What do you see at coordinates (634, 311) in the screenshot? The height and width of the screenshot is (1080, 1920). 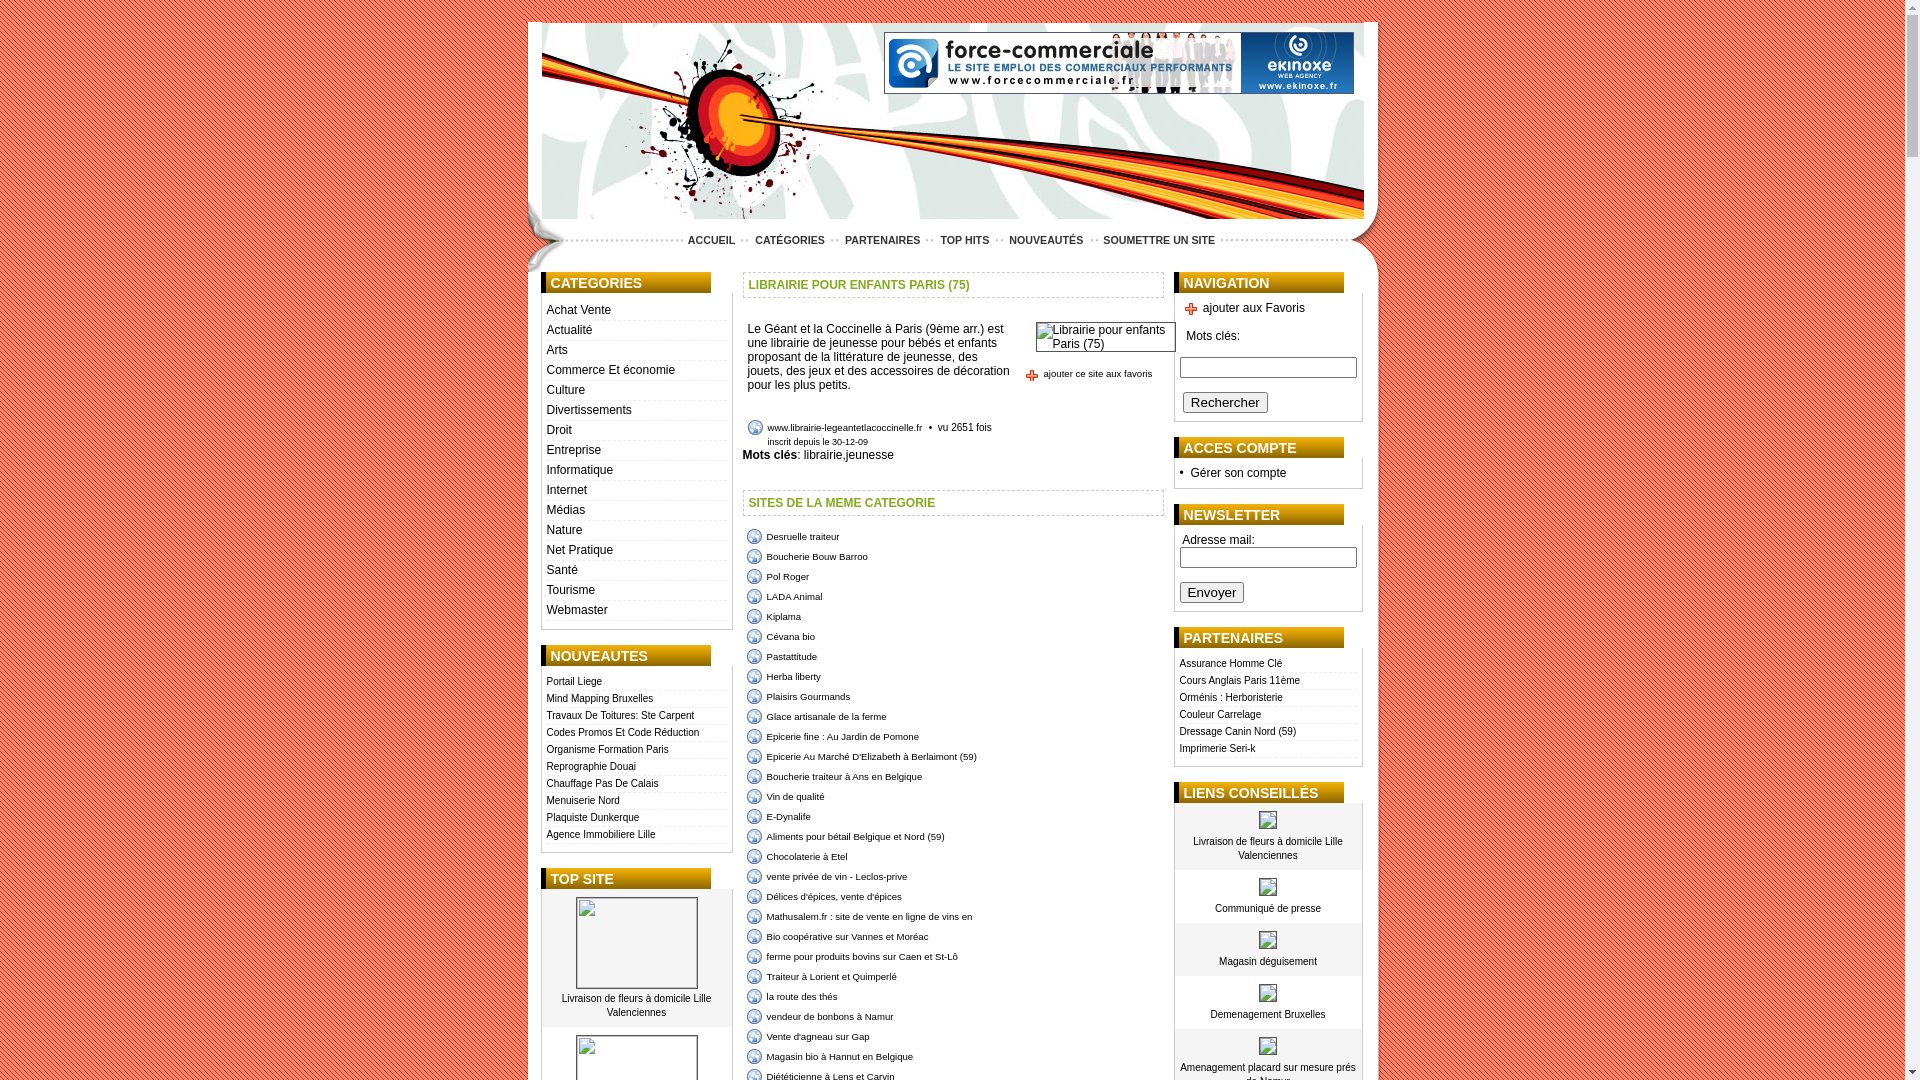 I see `'Achat Vente'` at bounding box center [634, 311].